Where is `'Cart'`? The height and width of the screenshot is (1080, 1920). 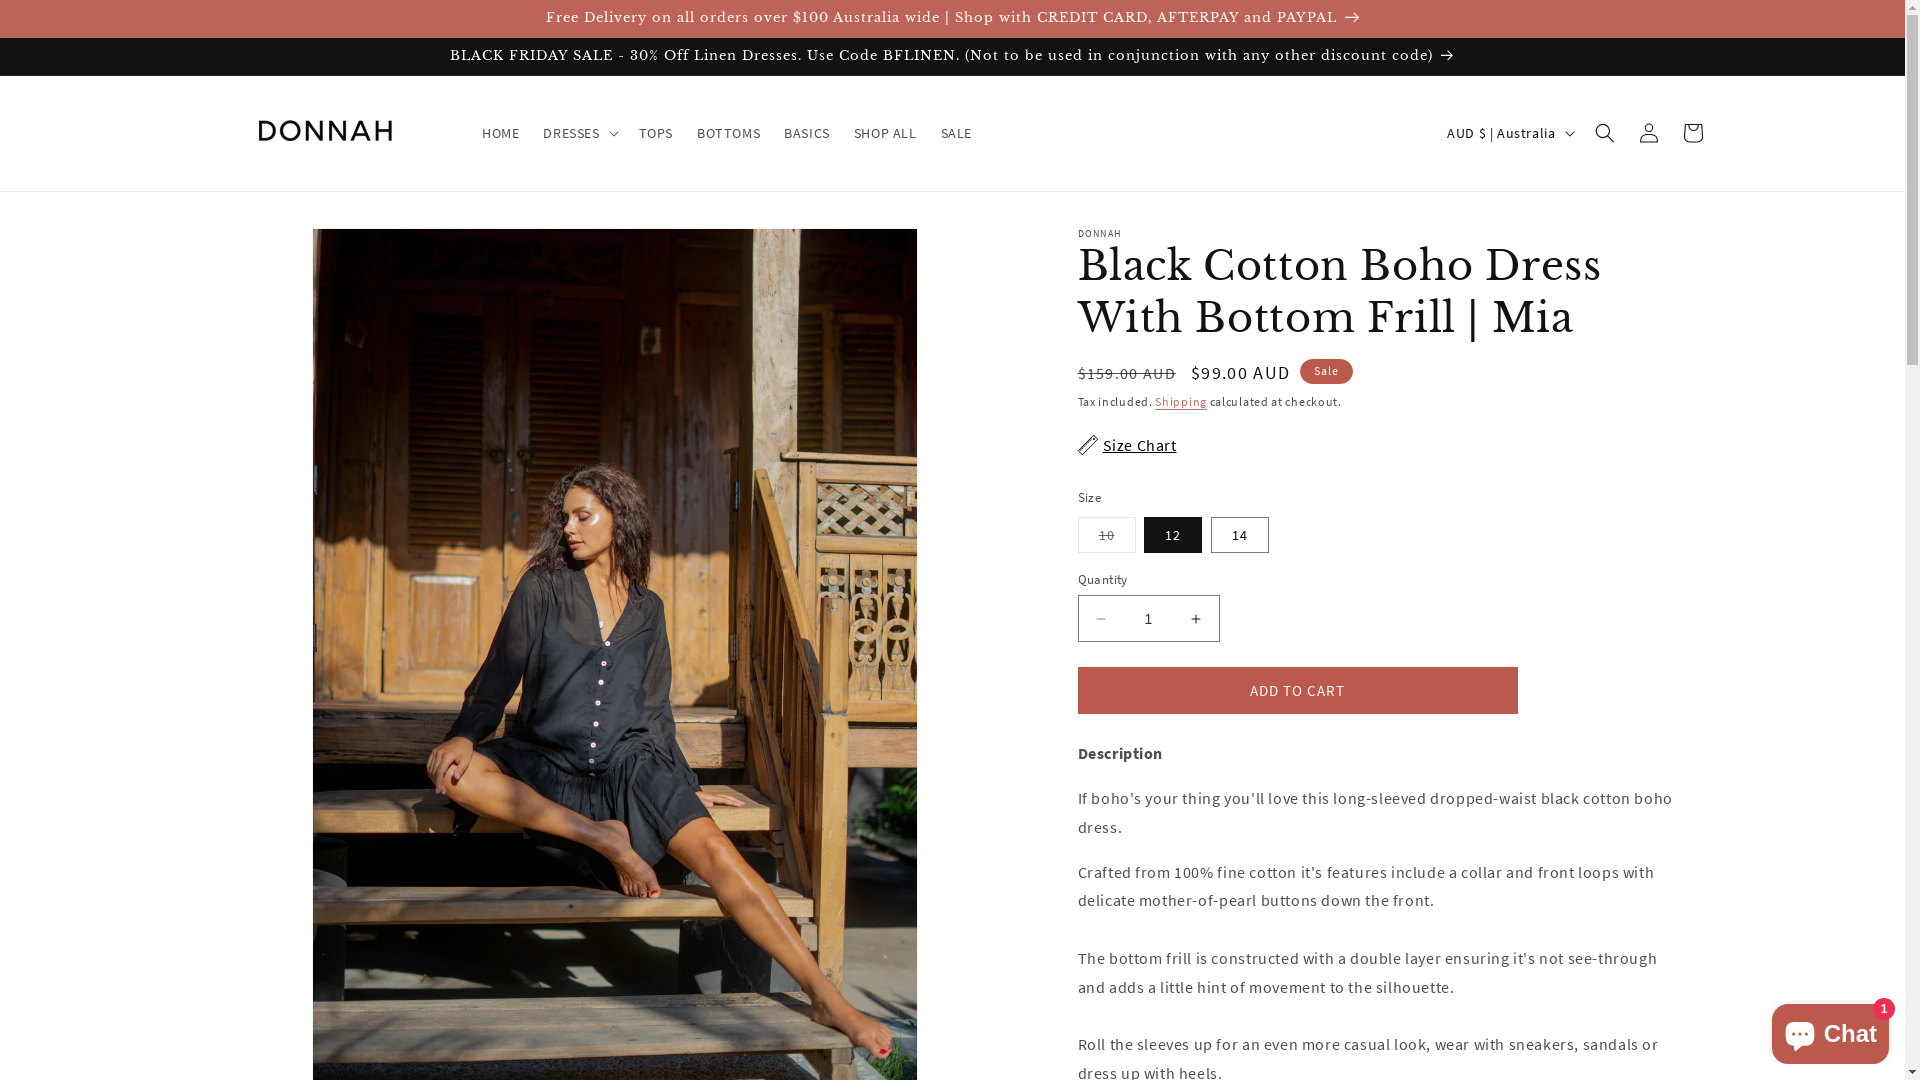 'Cart' is located at coordinates (1690, 132).